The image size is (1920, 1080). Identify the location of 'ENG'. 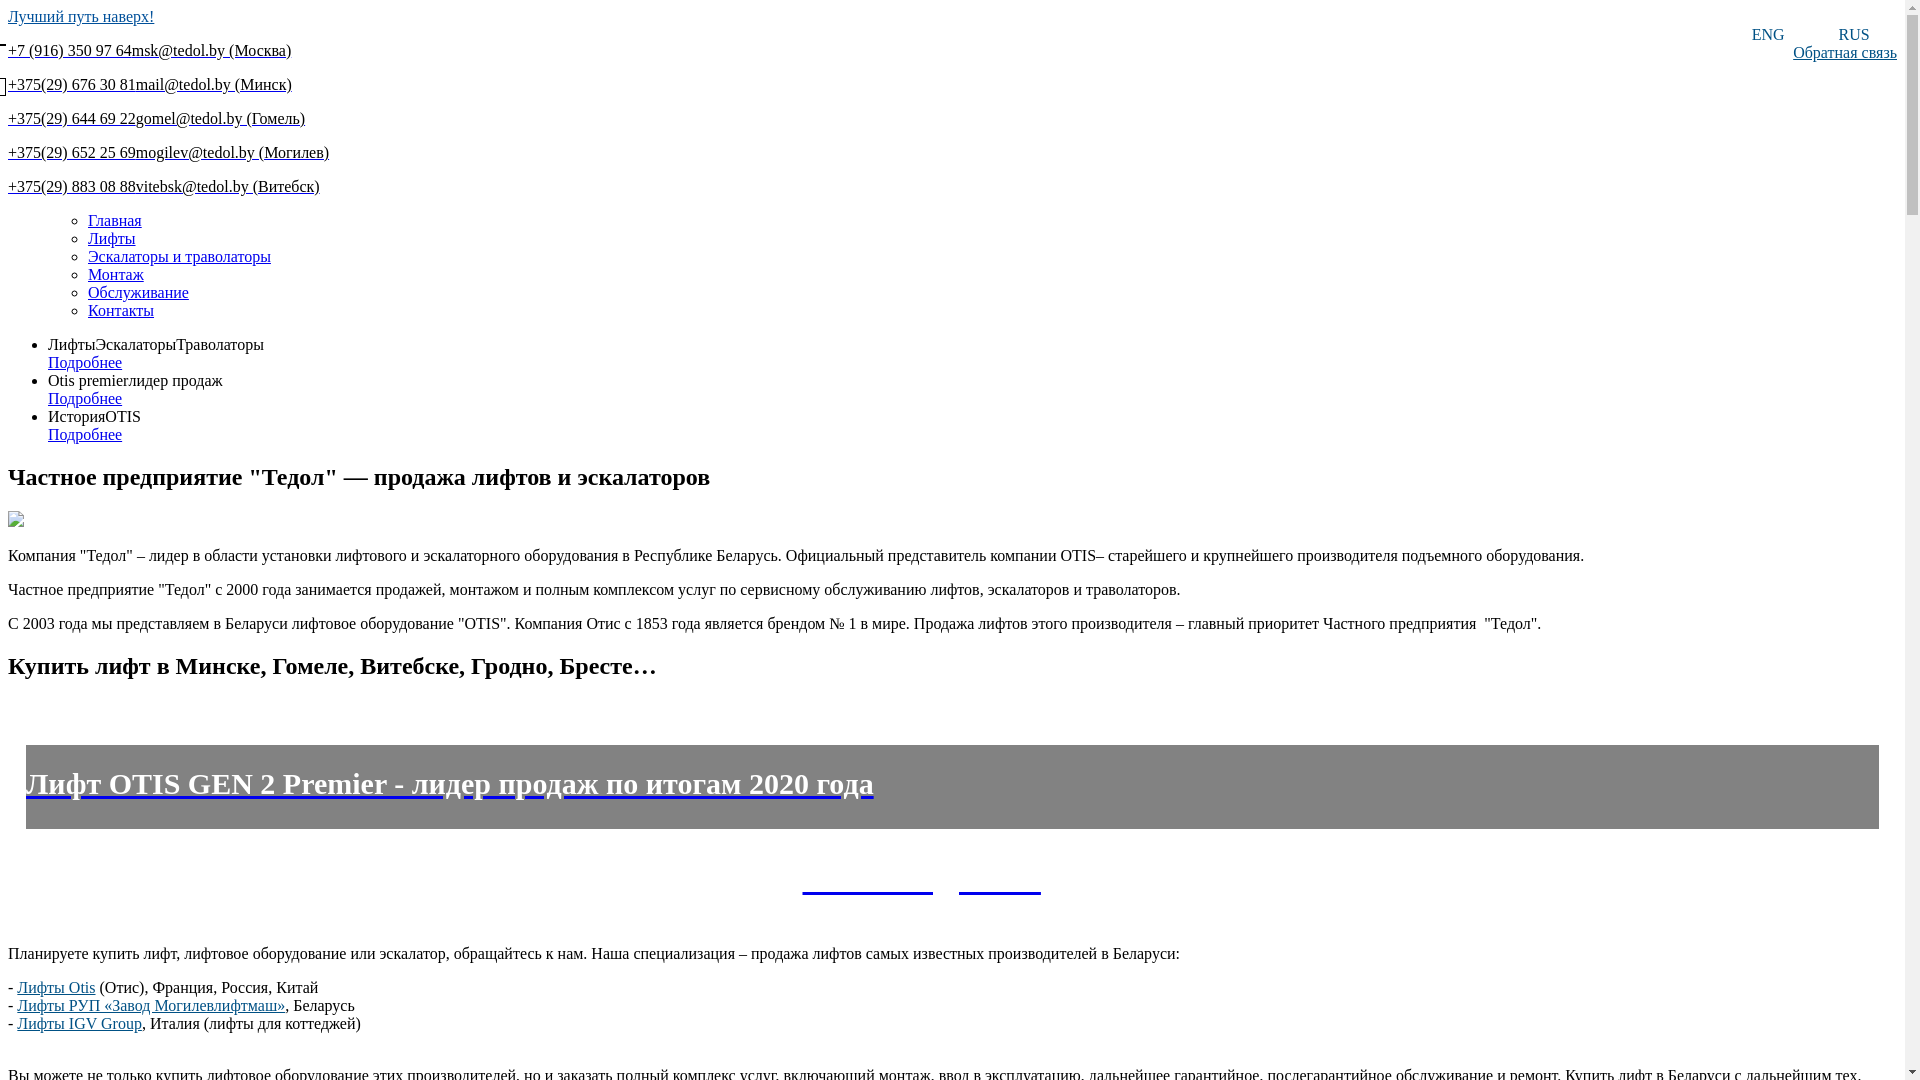
(1767, 34).